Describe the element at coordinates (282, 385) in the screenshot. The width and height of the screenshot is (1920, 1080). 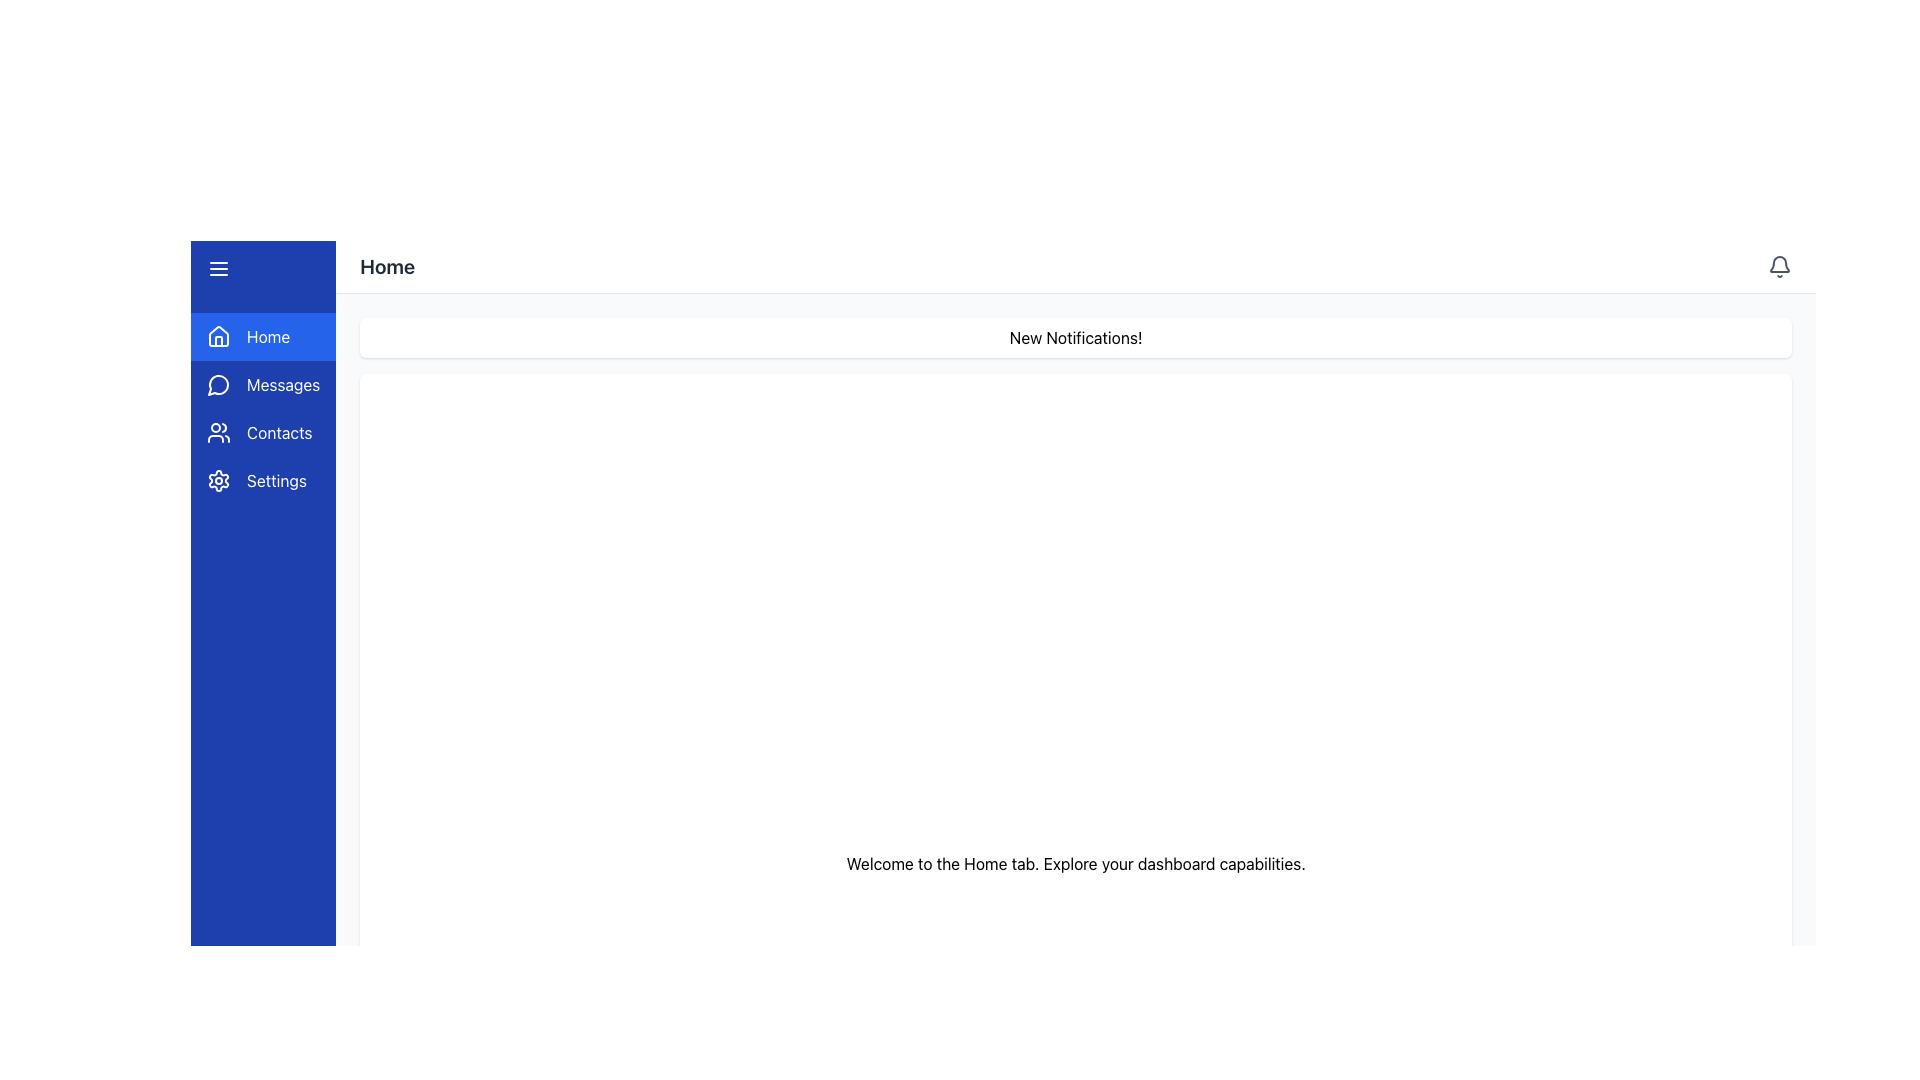
I see `the navigation text label for messages, which is the second item` at that location.